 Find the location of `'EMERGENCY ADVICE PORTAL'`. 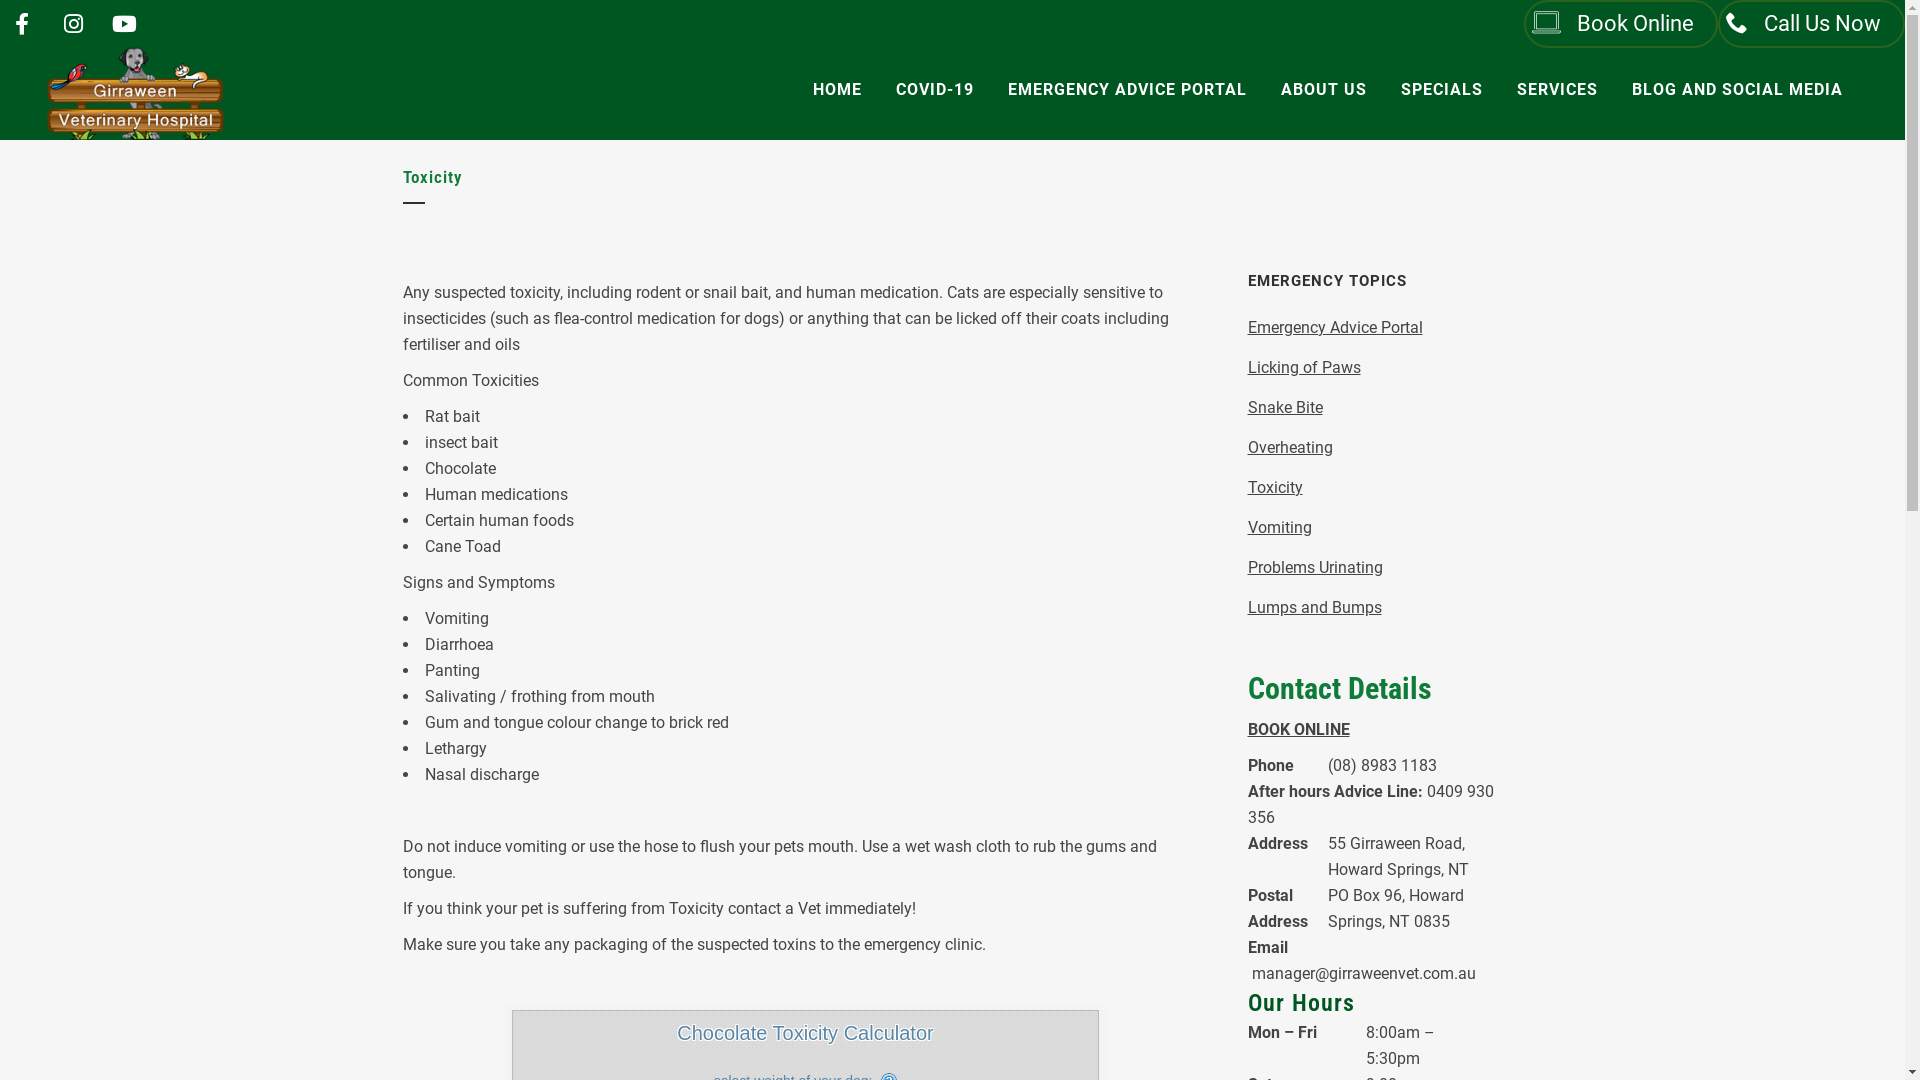

'EMERGENCY ADVICE PORTAL' is located at coordinates (990, 88).